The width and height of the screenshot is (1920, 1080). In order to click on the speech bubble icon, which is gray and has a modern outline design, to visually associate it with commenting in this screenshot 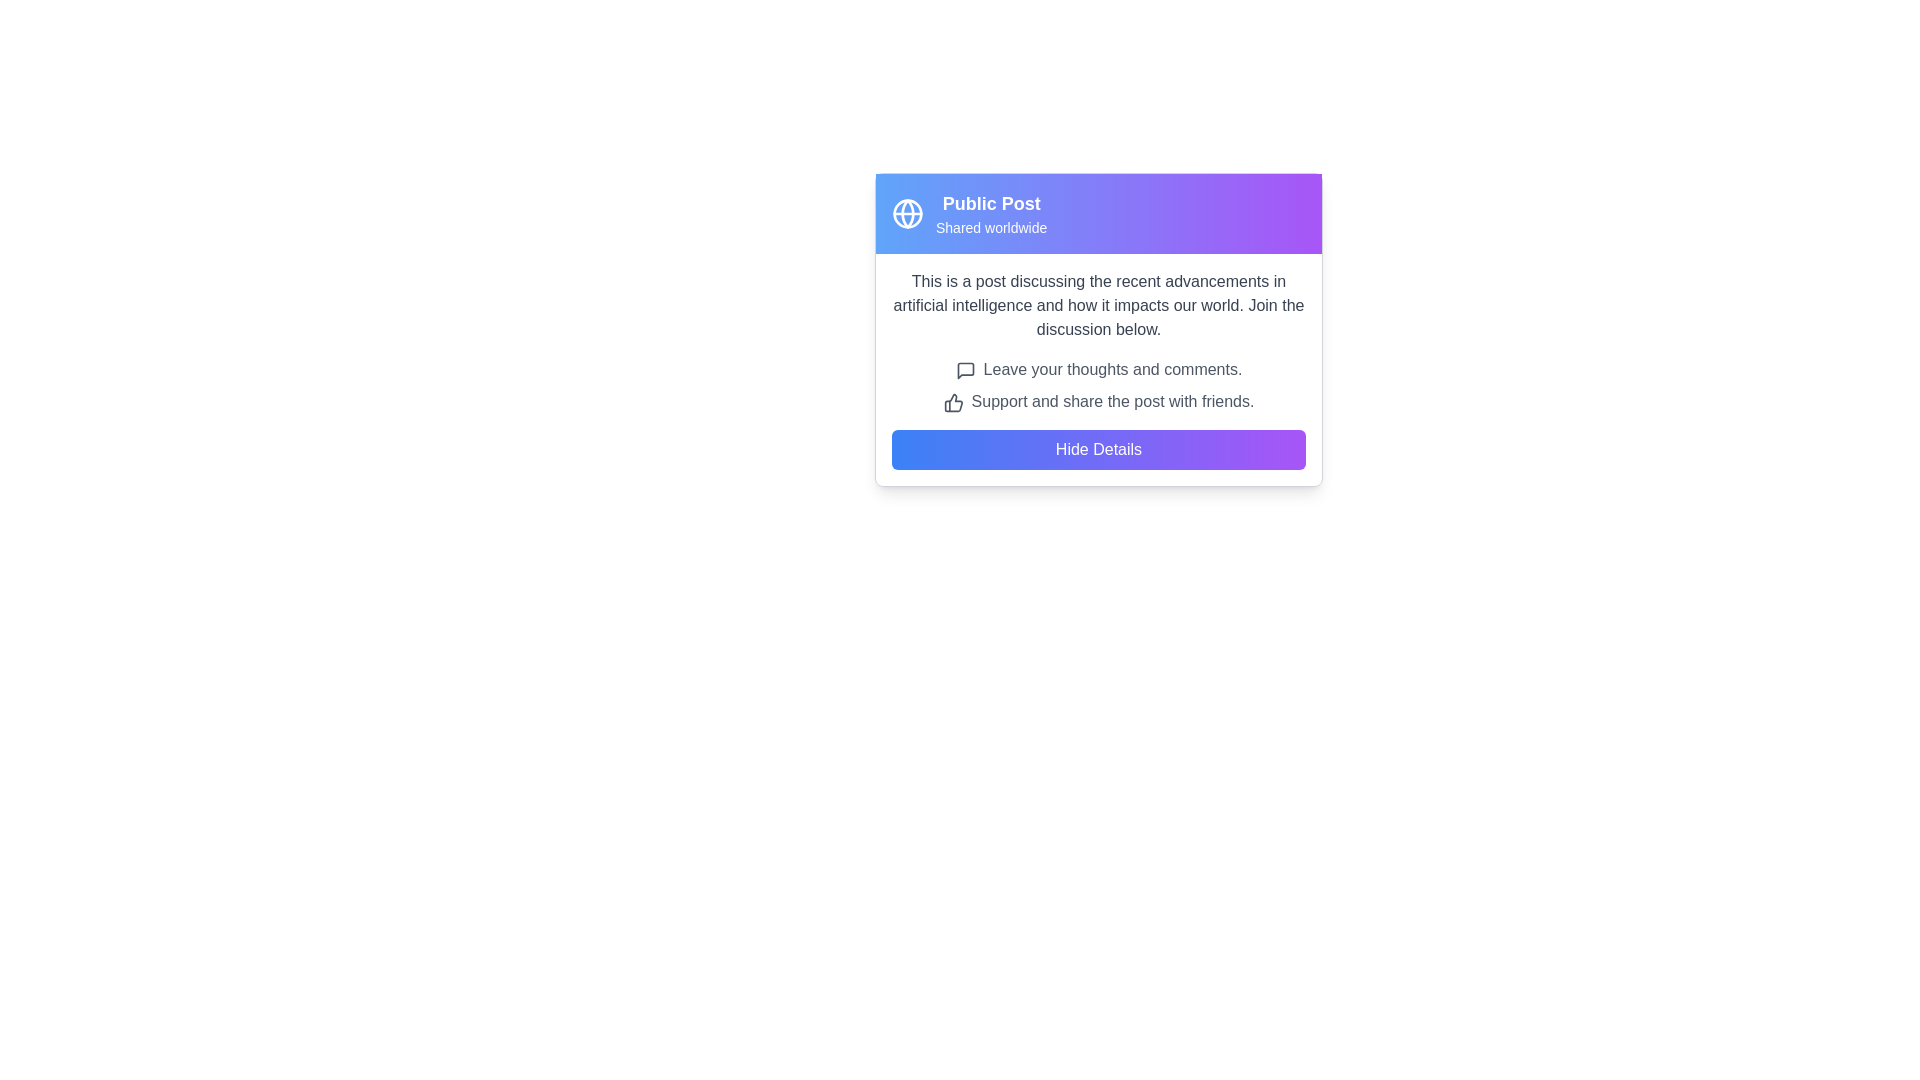, I will do `click(965, 370)`.